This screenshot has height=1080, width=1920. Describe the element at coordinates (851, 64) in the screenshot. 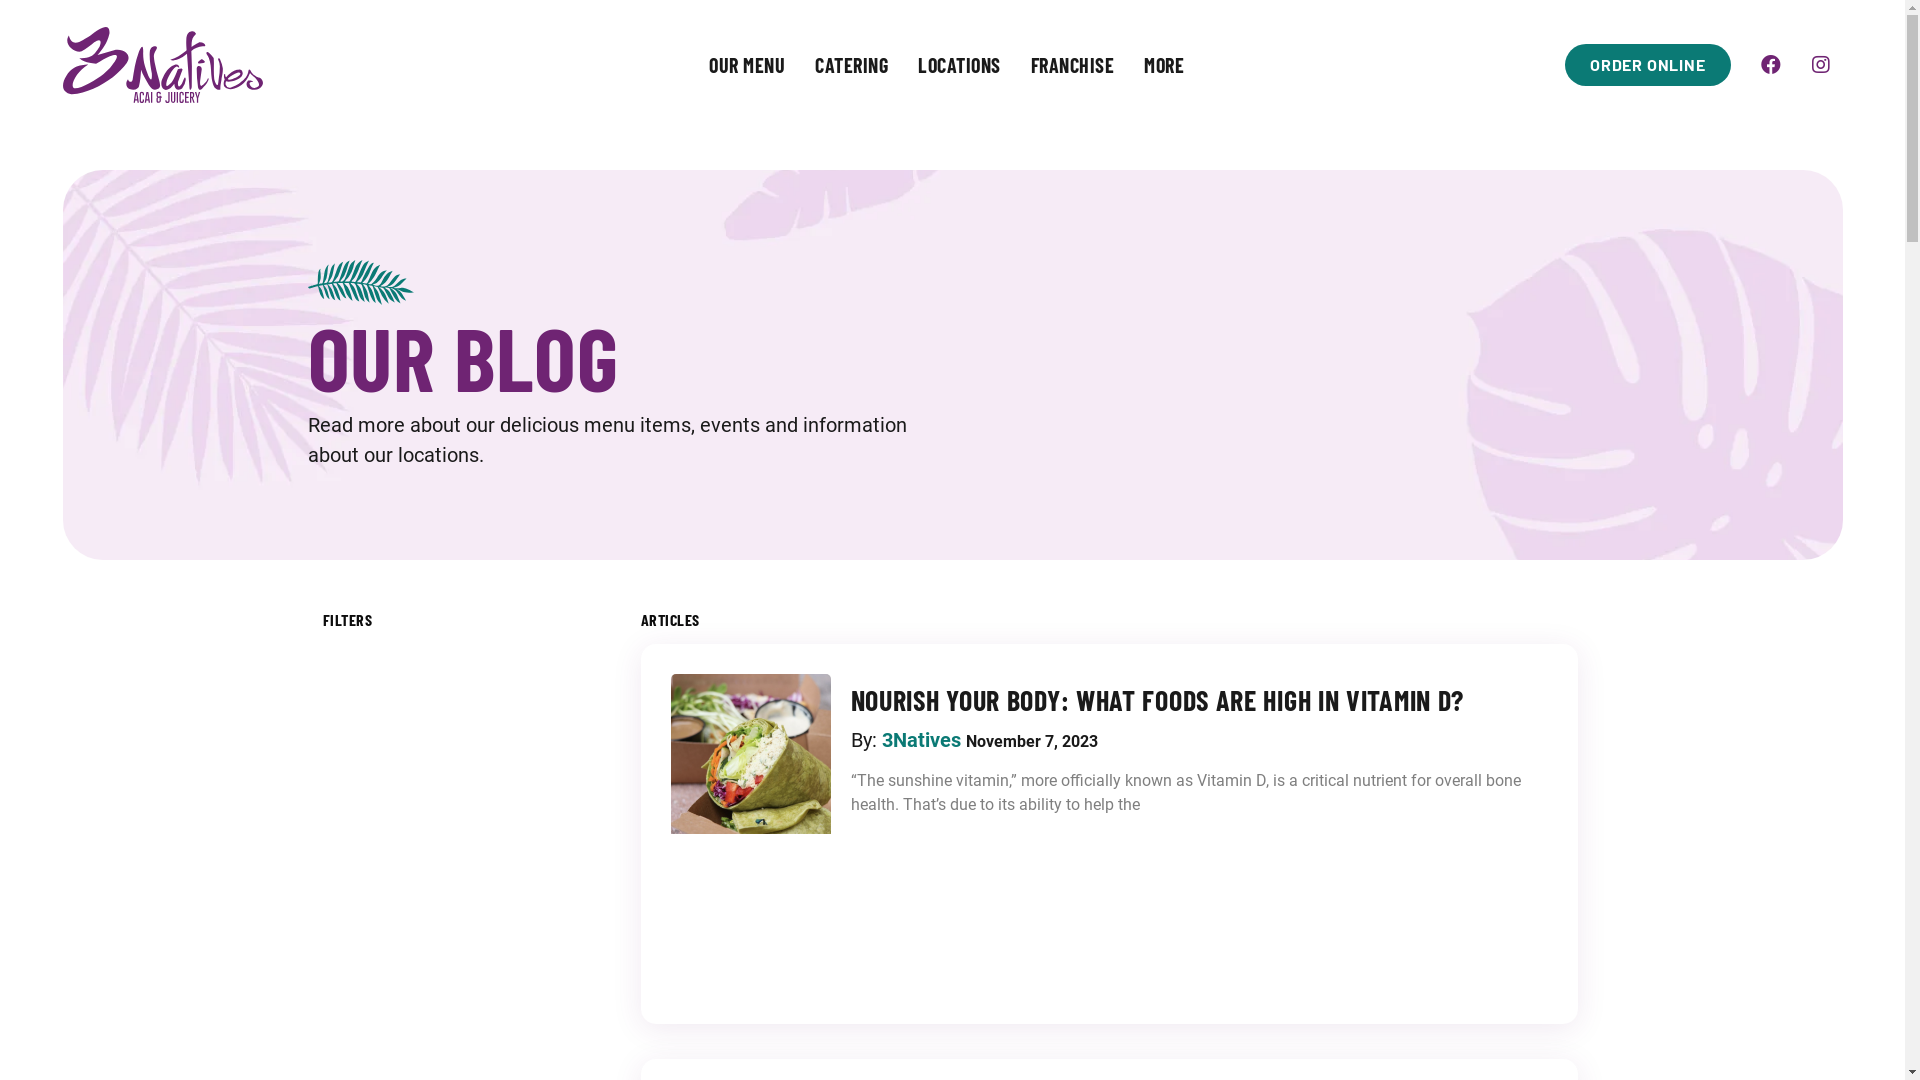

I see `'CATERING'` at that location.